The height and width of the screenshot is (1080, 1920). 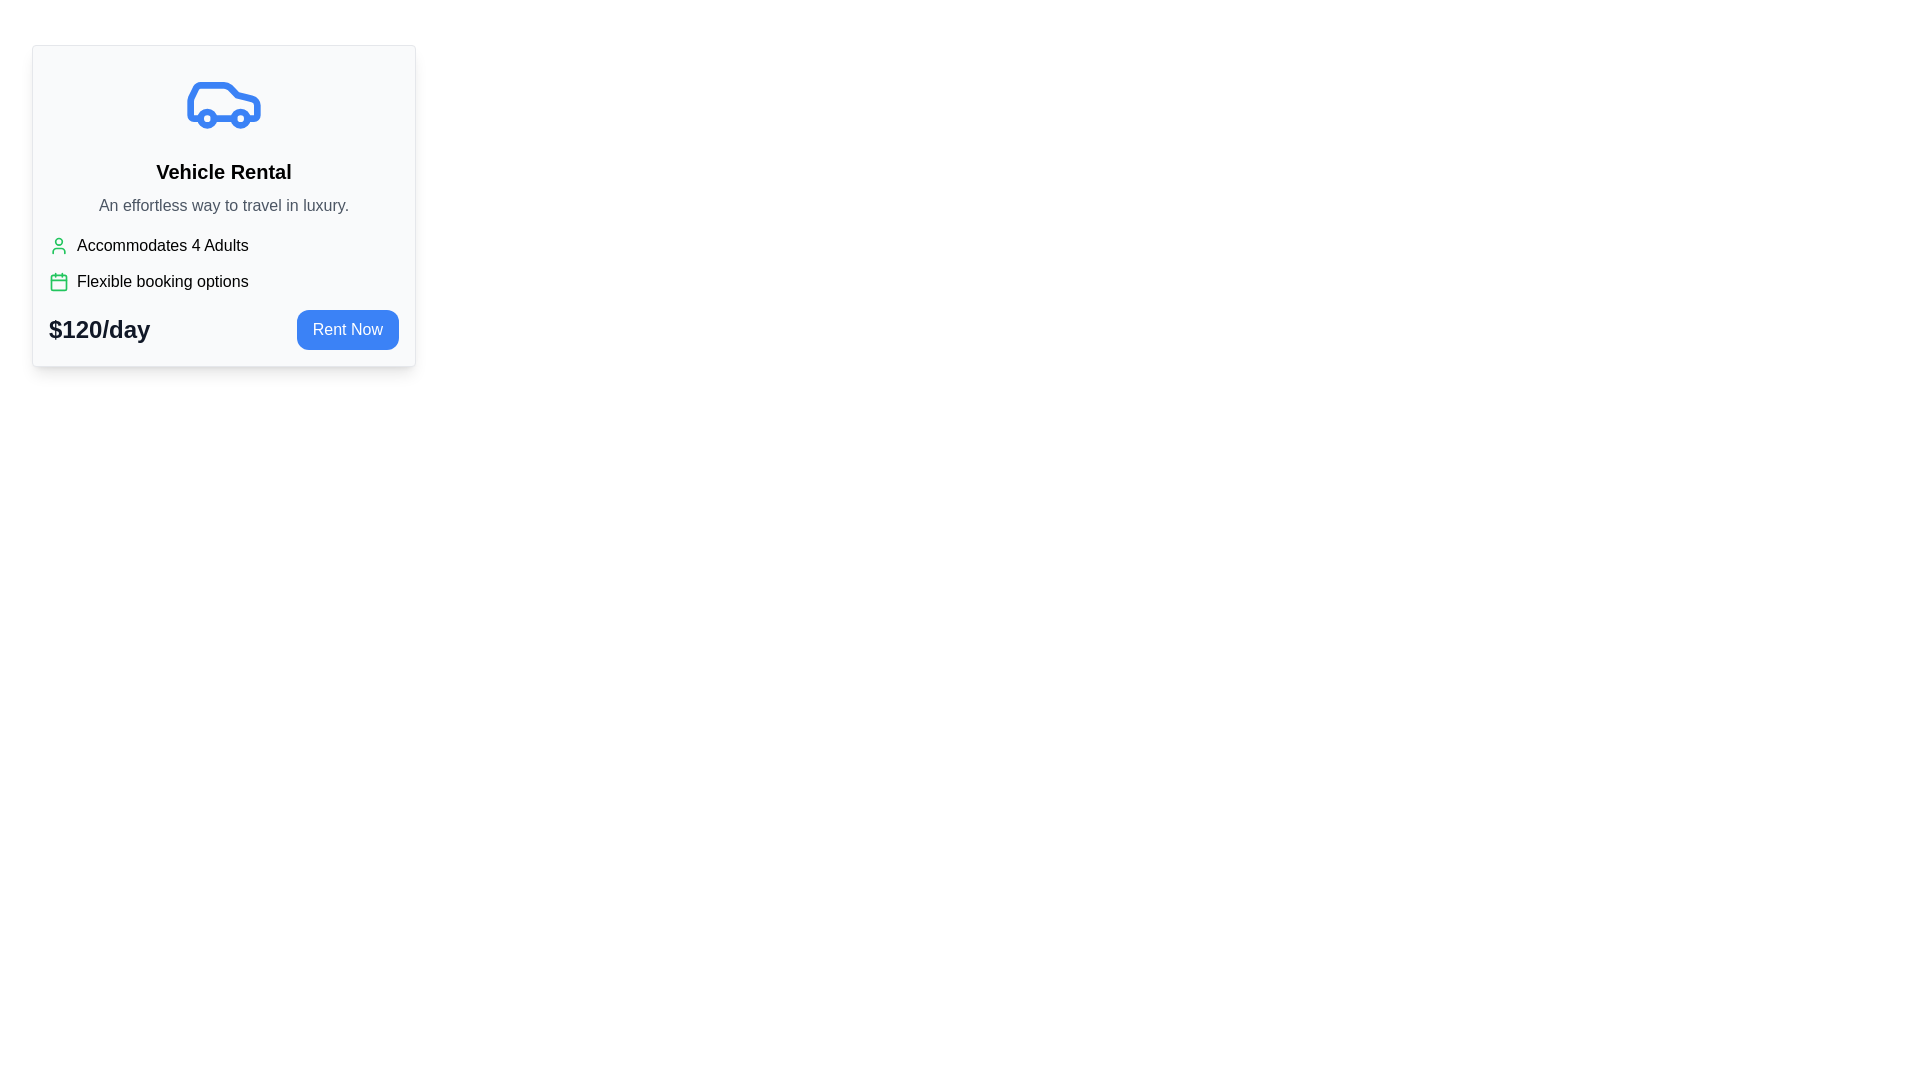 What do you see at coordinates (207, 118) in the screenshot?
I see `the small circular element located at the bottom-left corner of the car icon` at bounding box center [207, 118].